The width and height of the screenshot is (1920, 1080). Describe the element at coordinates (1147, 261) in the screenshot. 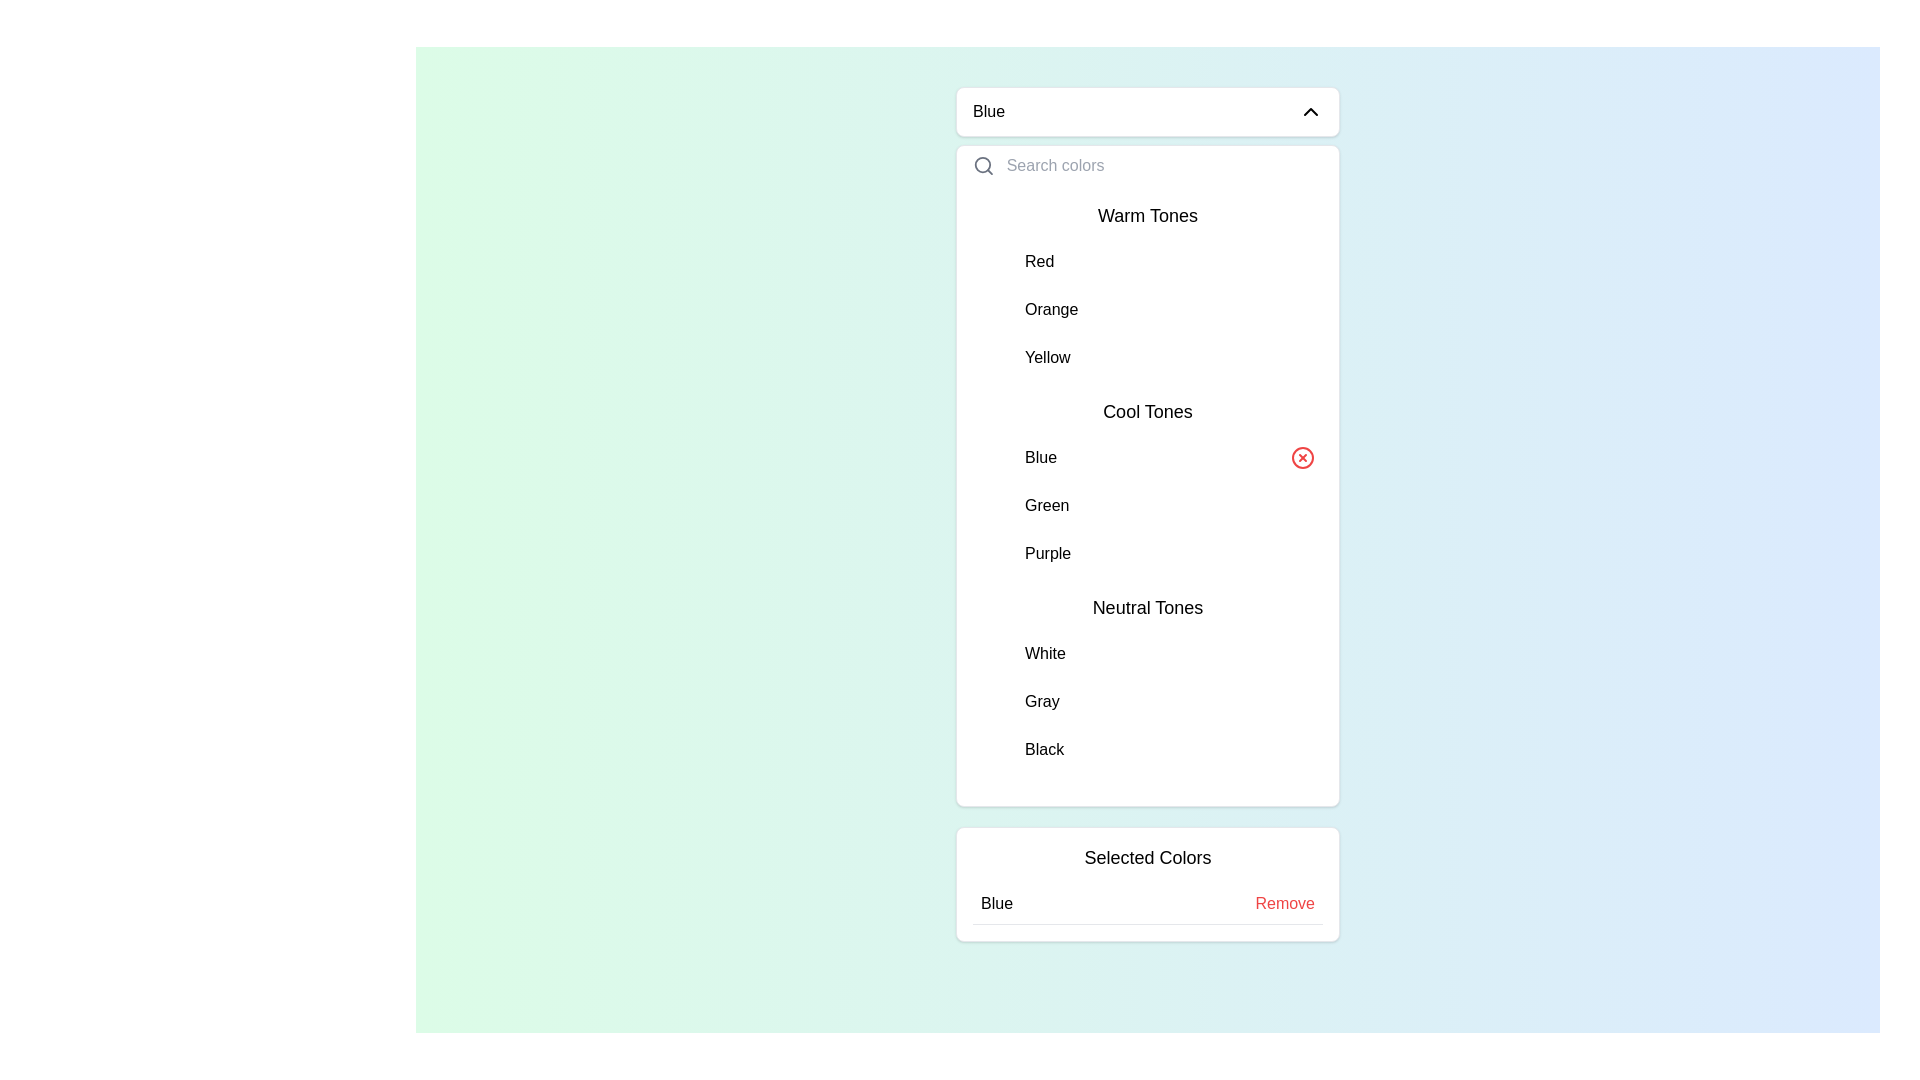

I see `the first selectable option in the 'Warm Tones' list that represents the color red` at that location.